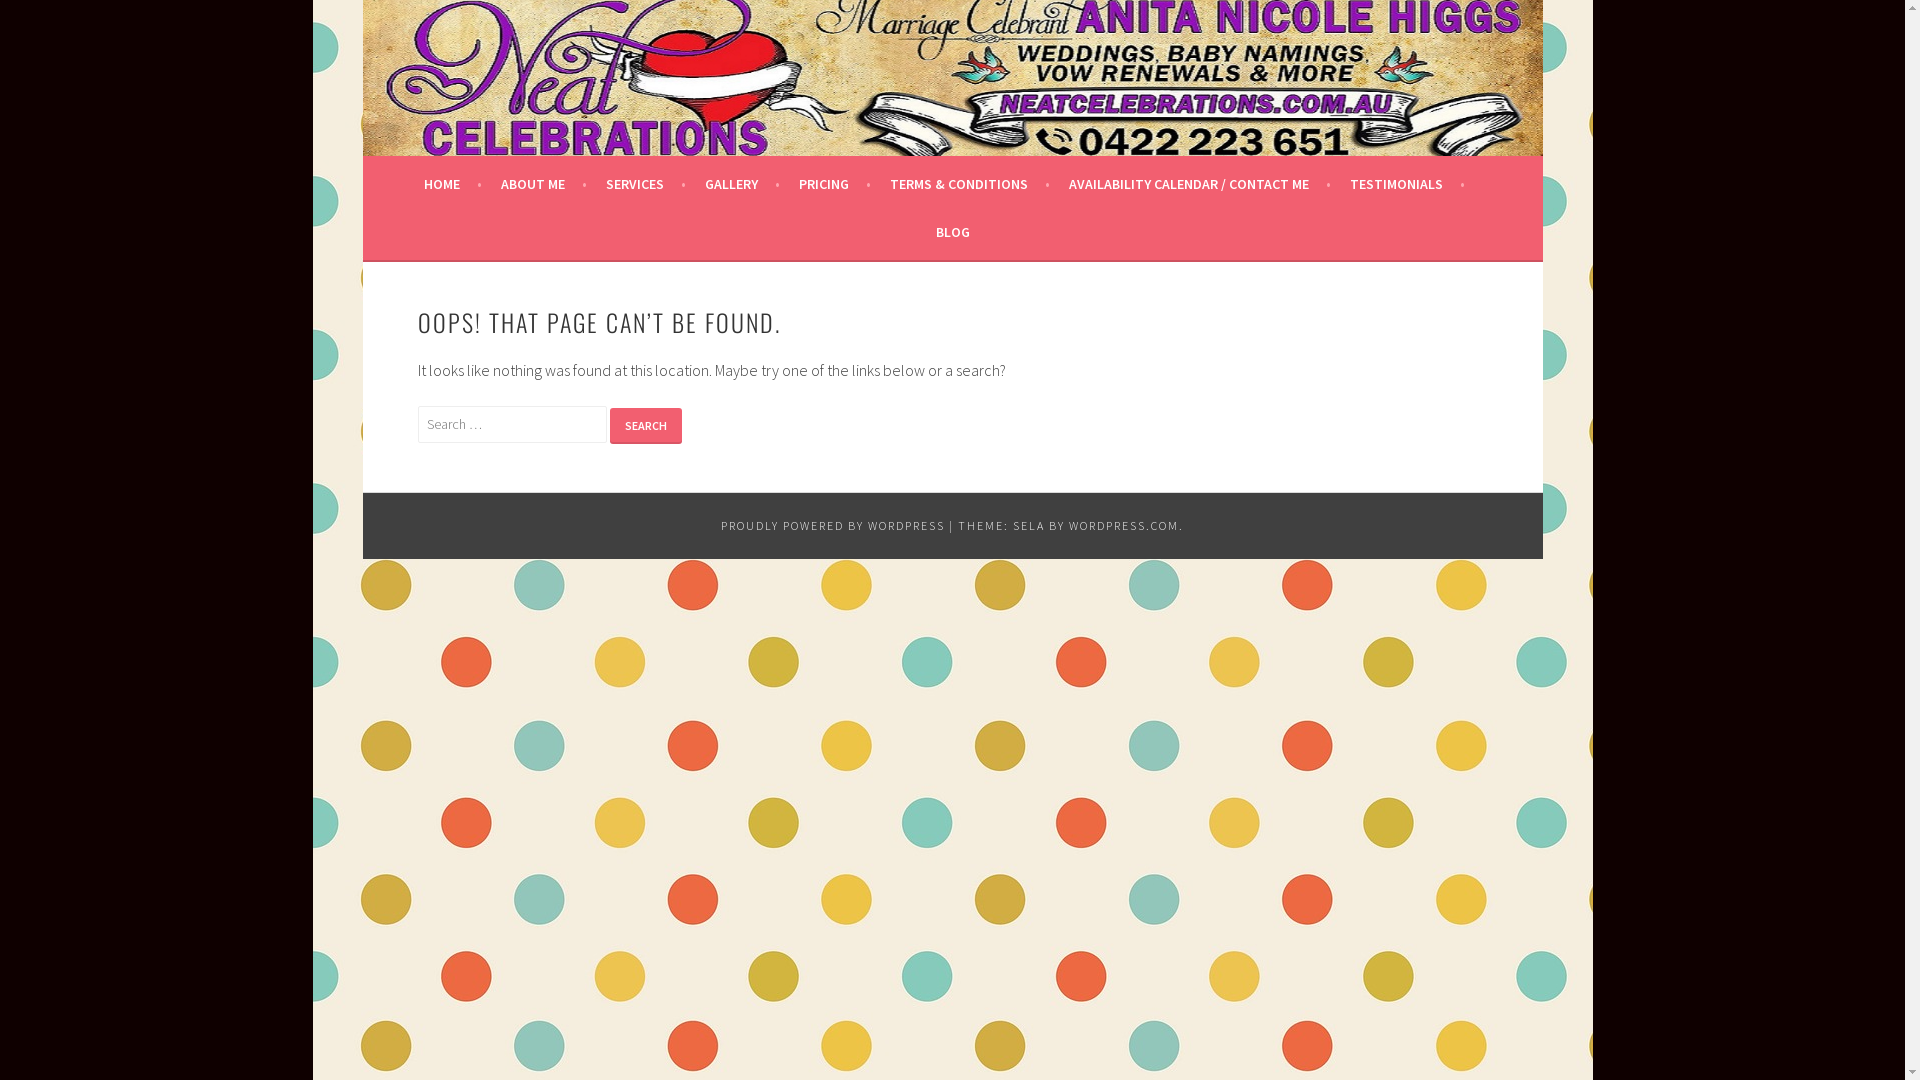 The width and height of the screenshot is (1920, 1080). I want to click on 'Search', so click(646, 424).